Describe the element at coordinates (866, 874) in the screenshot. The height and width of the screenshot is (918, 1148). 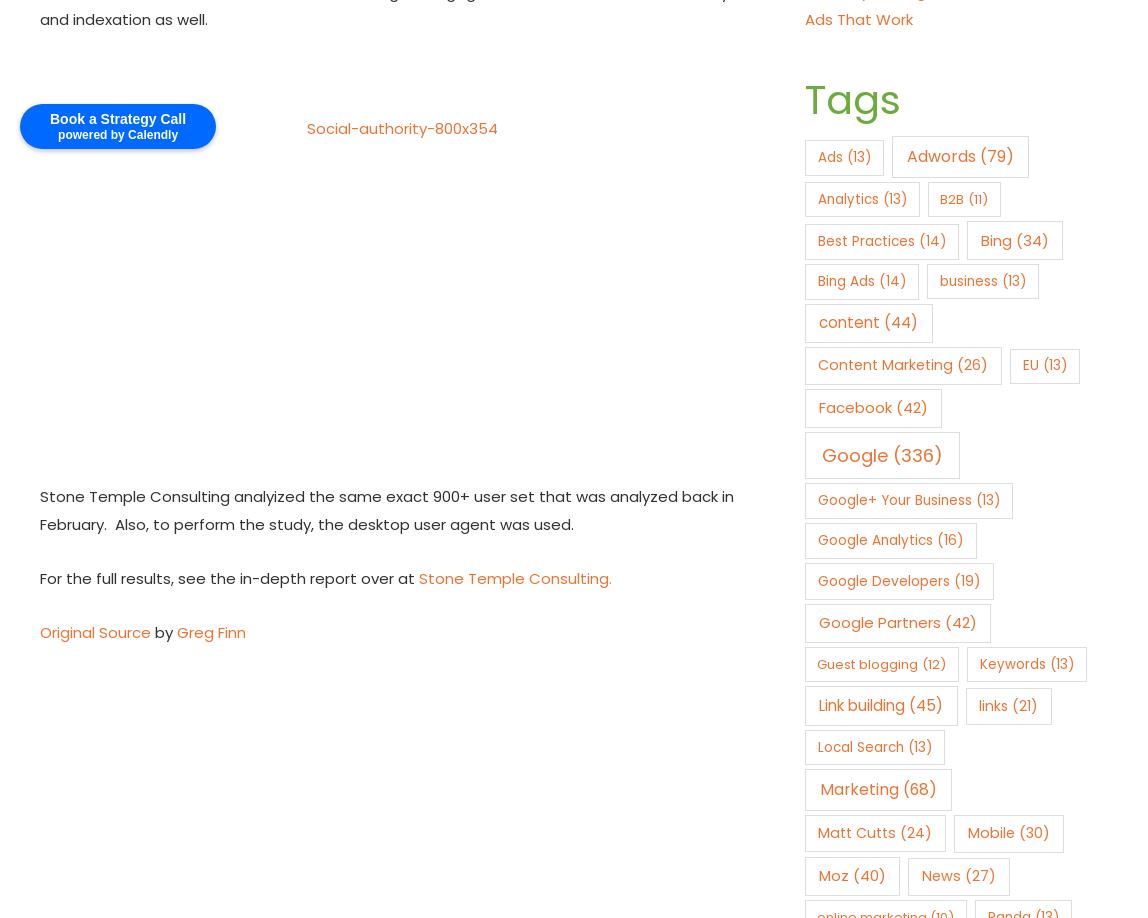
I see `'(40)'` at that location.